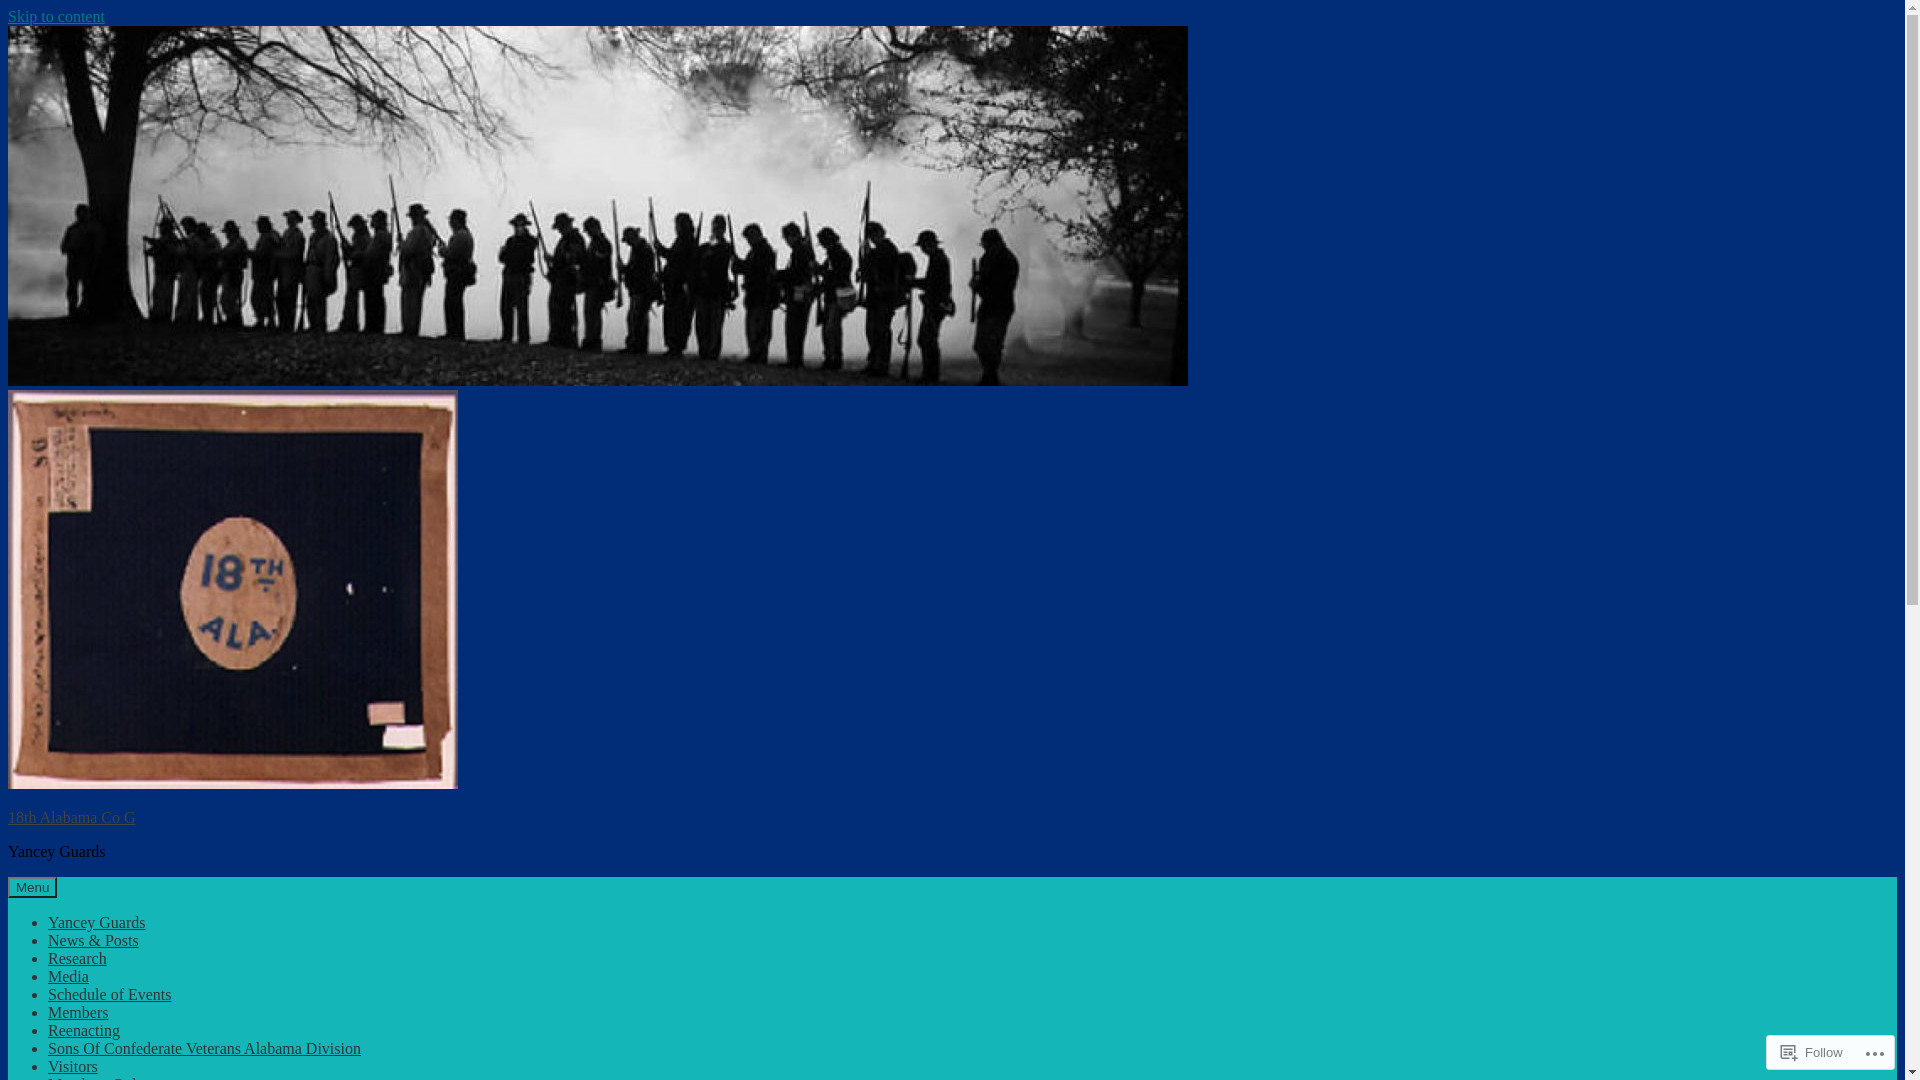 The width and height of the screenshot is (1920, 1080). I want to click on 'Follow', so click(1772, 1051).